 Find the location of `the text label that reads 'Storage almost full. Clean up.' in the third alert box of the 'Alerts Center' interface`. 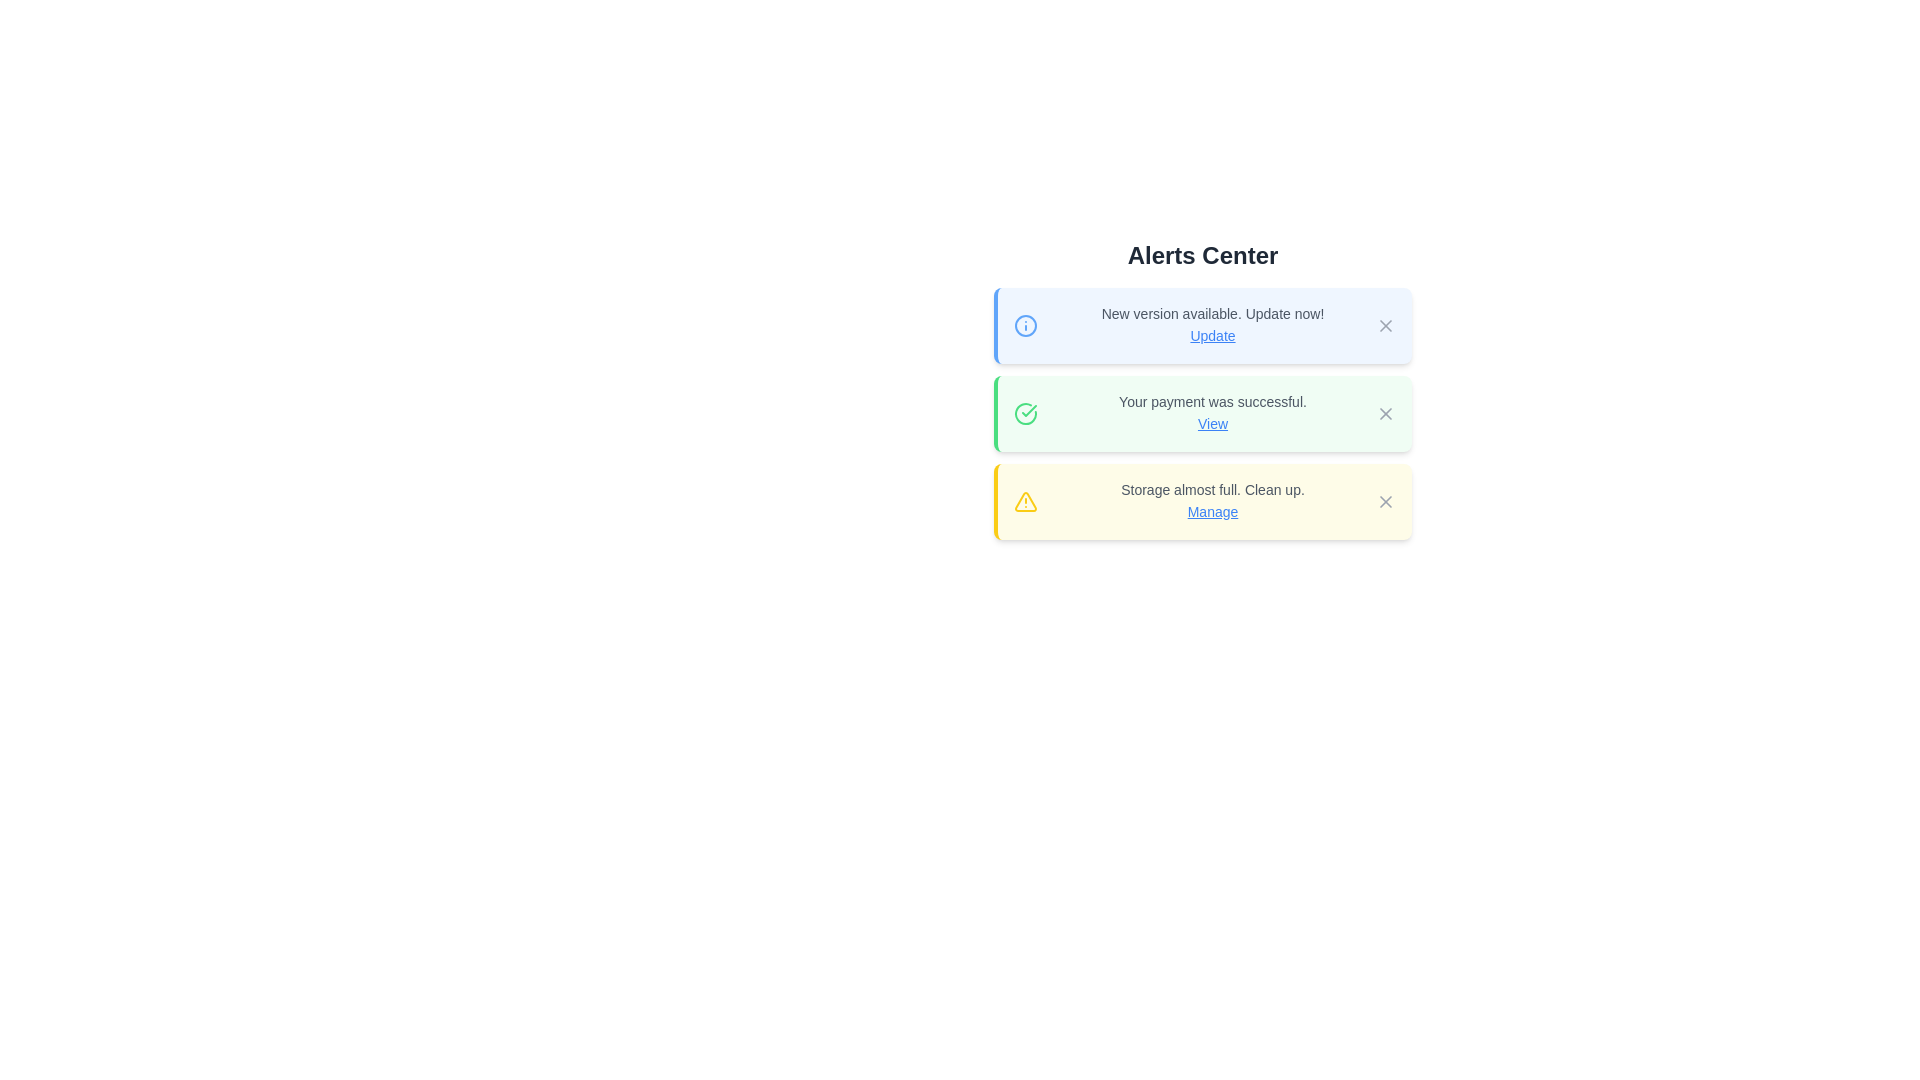

the text label that reads 'Storage almost full. Clean up.' in the third alert box of the 'Alerts Center' interface is located at coordinates (1212, 489).